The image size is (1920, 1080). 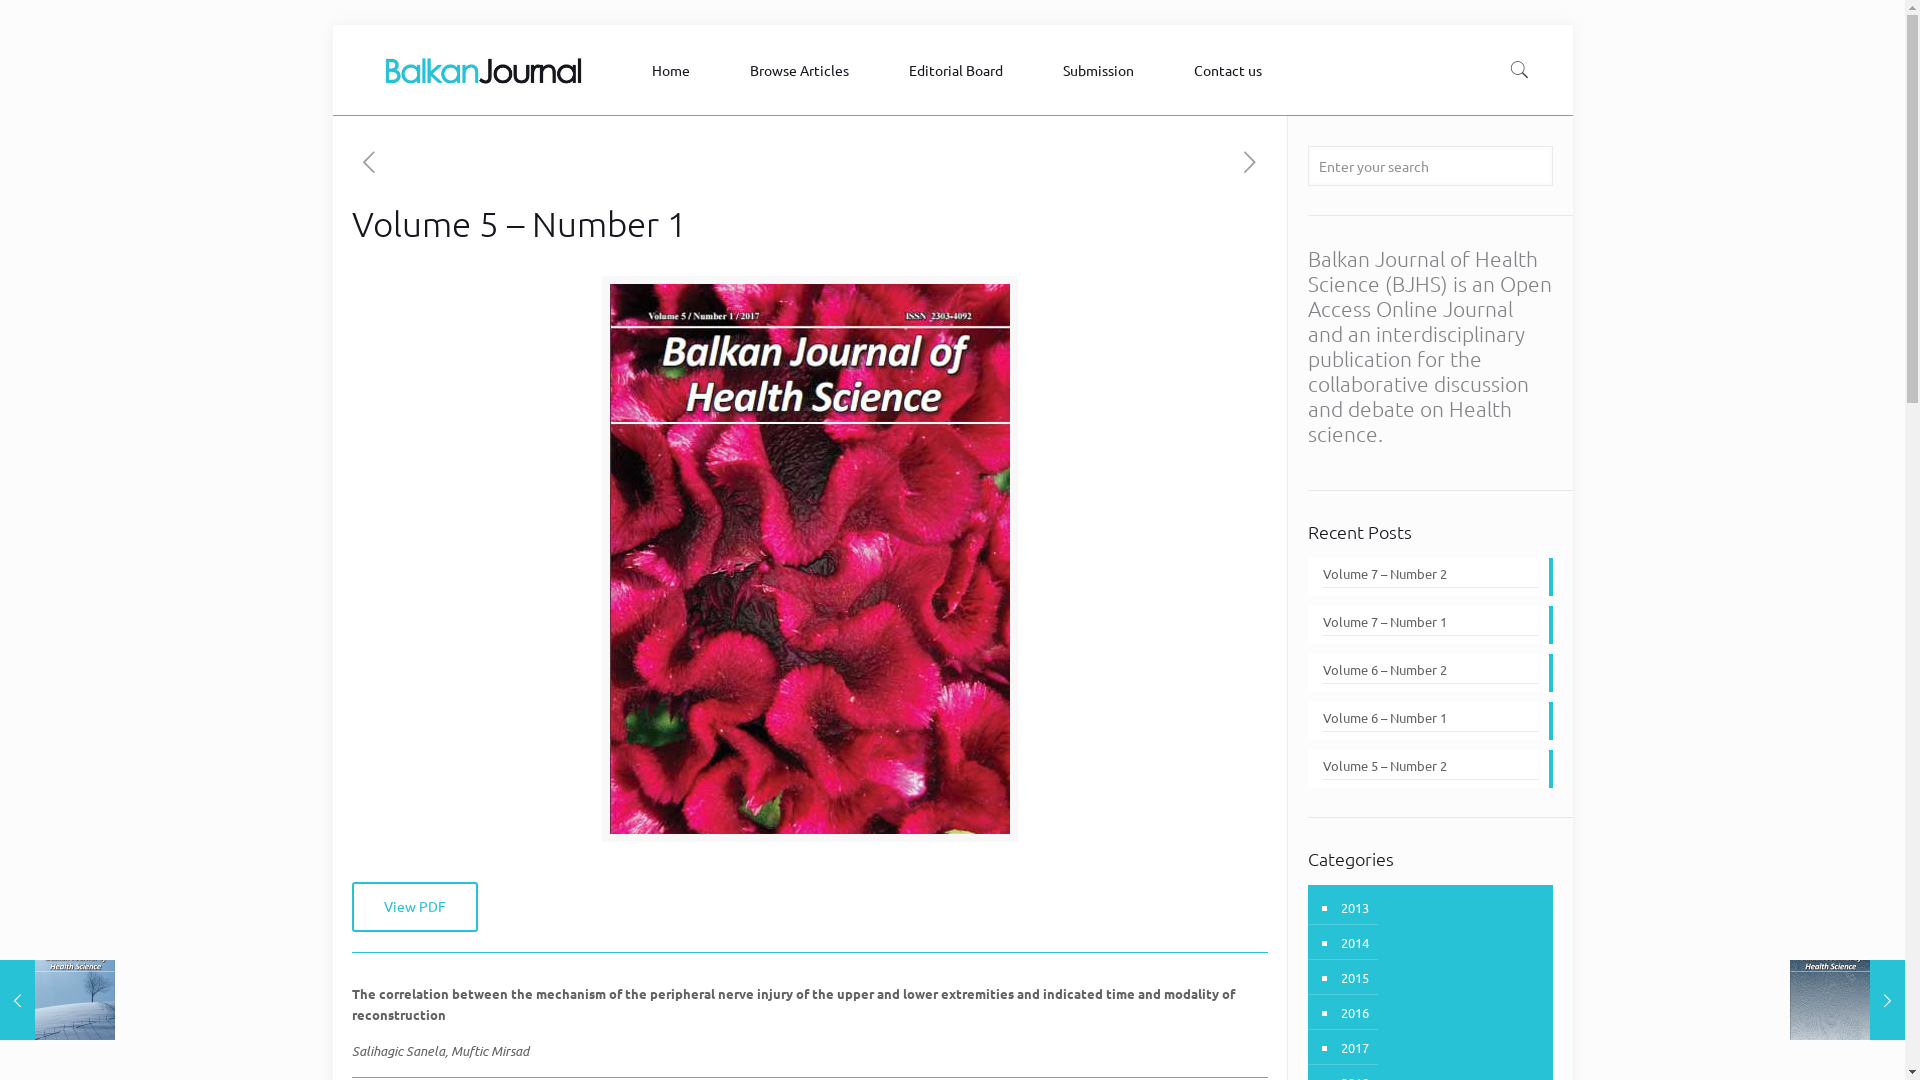 I want to click on 'Contact us', so click(x=1232, y=68).